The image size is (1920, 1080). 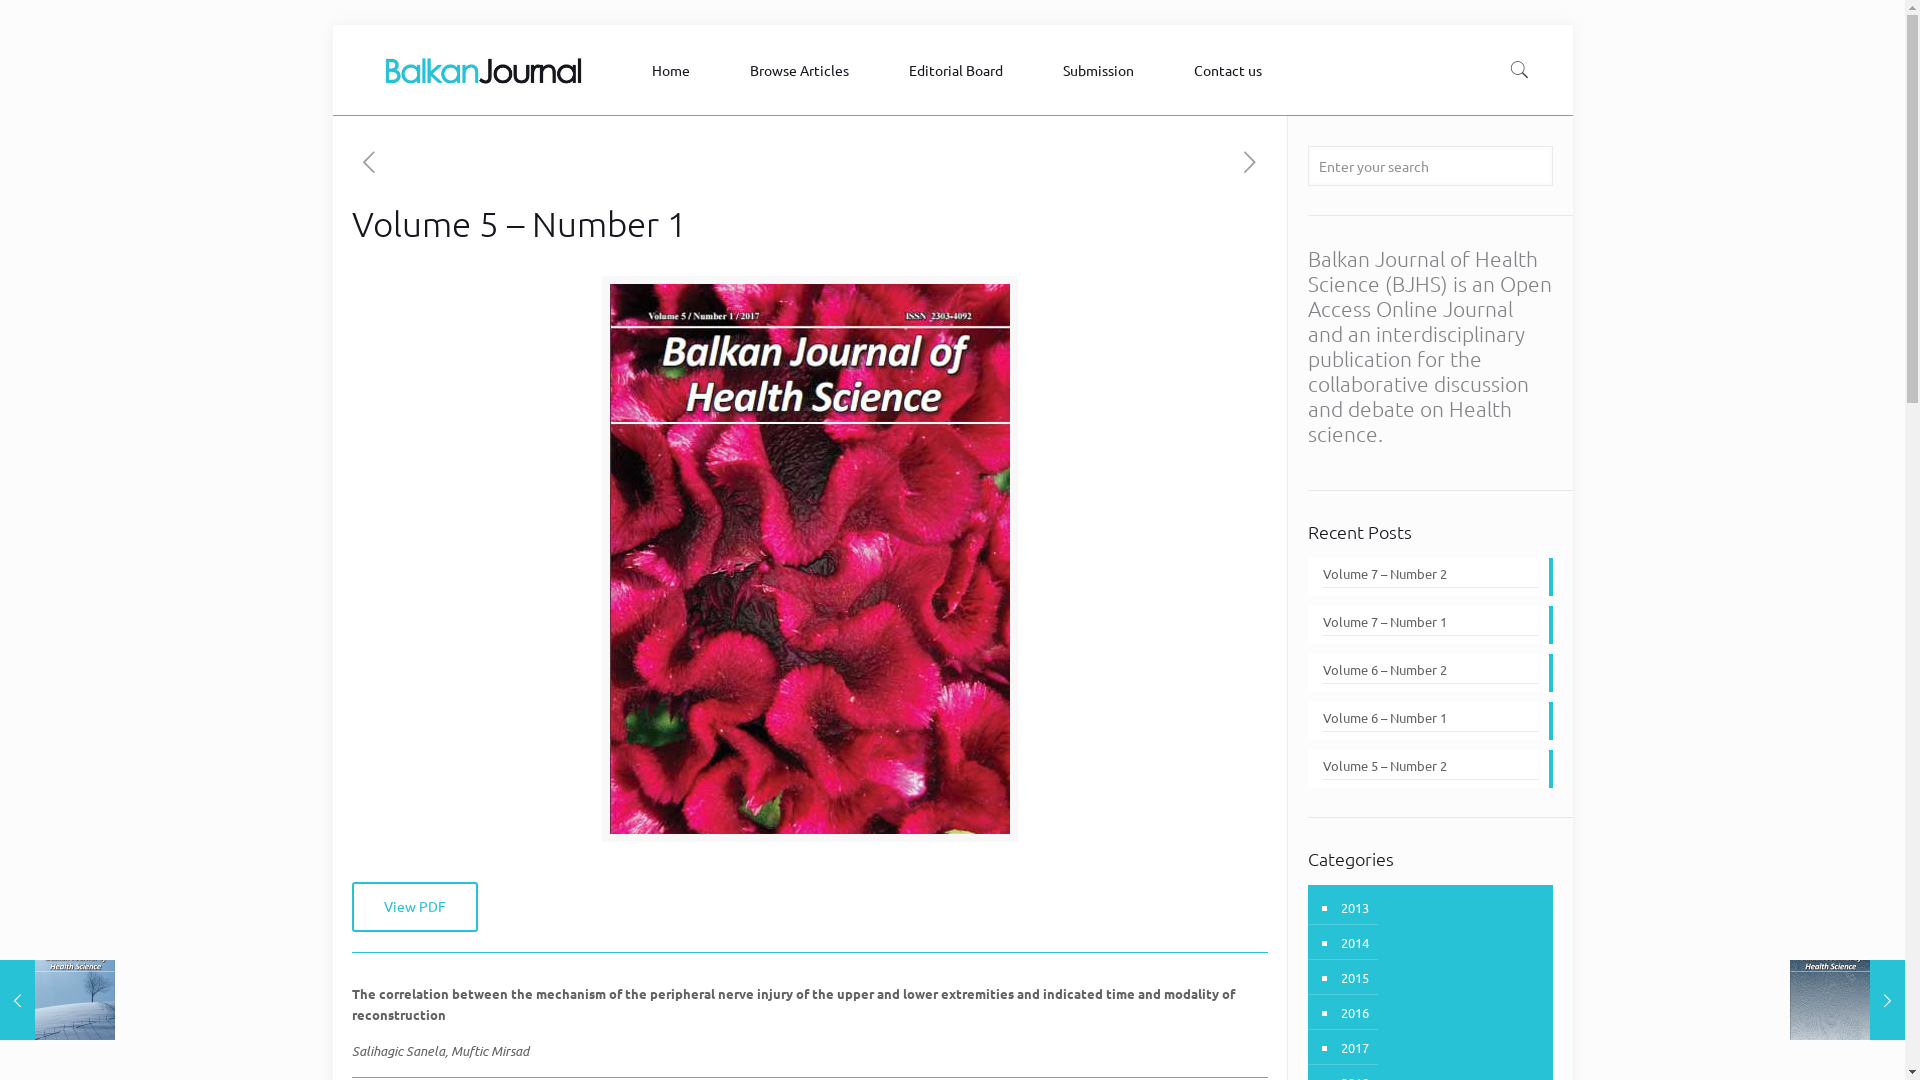 I want to click on 'Contact us', so click(x=1232, y=68).